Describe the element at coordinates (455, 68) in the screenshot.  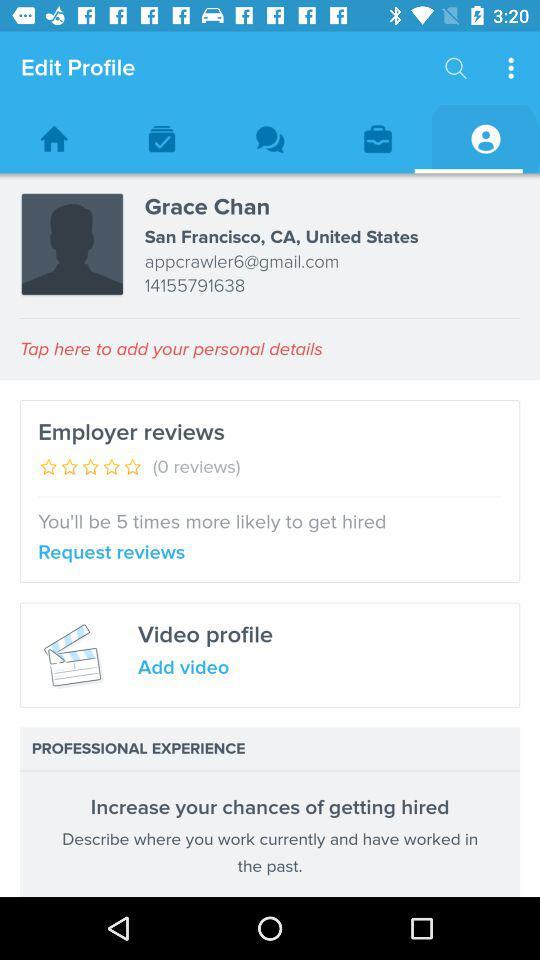
I see `the icon next to the edit profile item` at that location.